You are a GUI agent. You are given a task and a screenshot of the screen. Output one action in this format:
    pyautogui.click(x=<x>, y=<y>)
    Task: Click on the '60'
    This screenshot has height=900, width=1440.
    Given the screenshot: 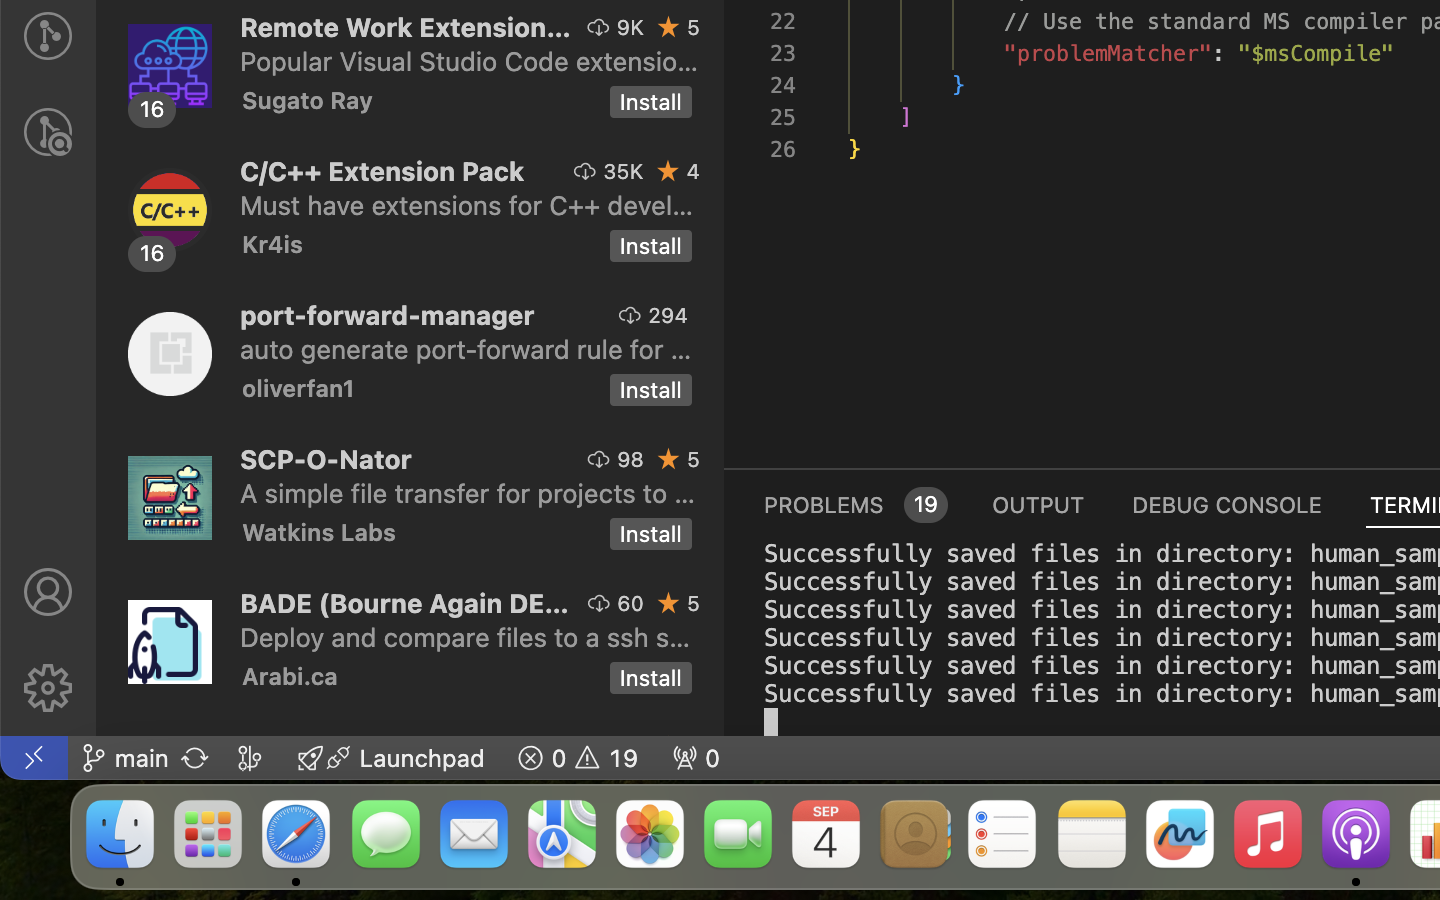 What is the action you would take?
    pyautogui.click(x=630, y=603)
    